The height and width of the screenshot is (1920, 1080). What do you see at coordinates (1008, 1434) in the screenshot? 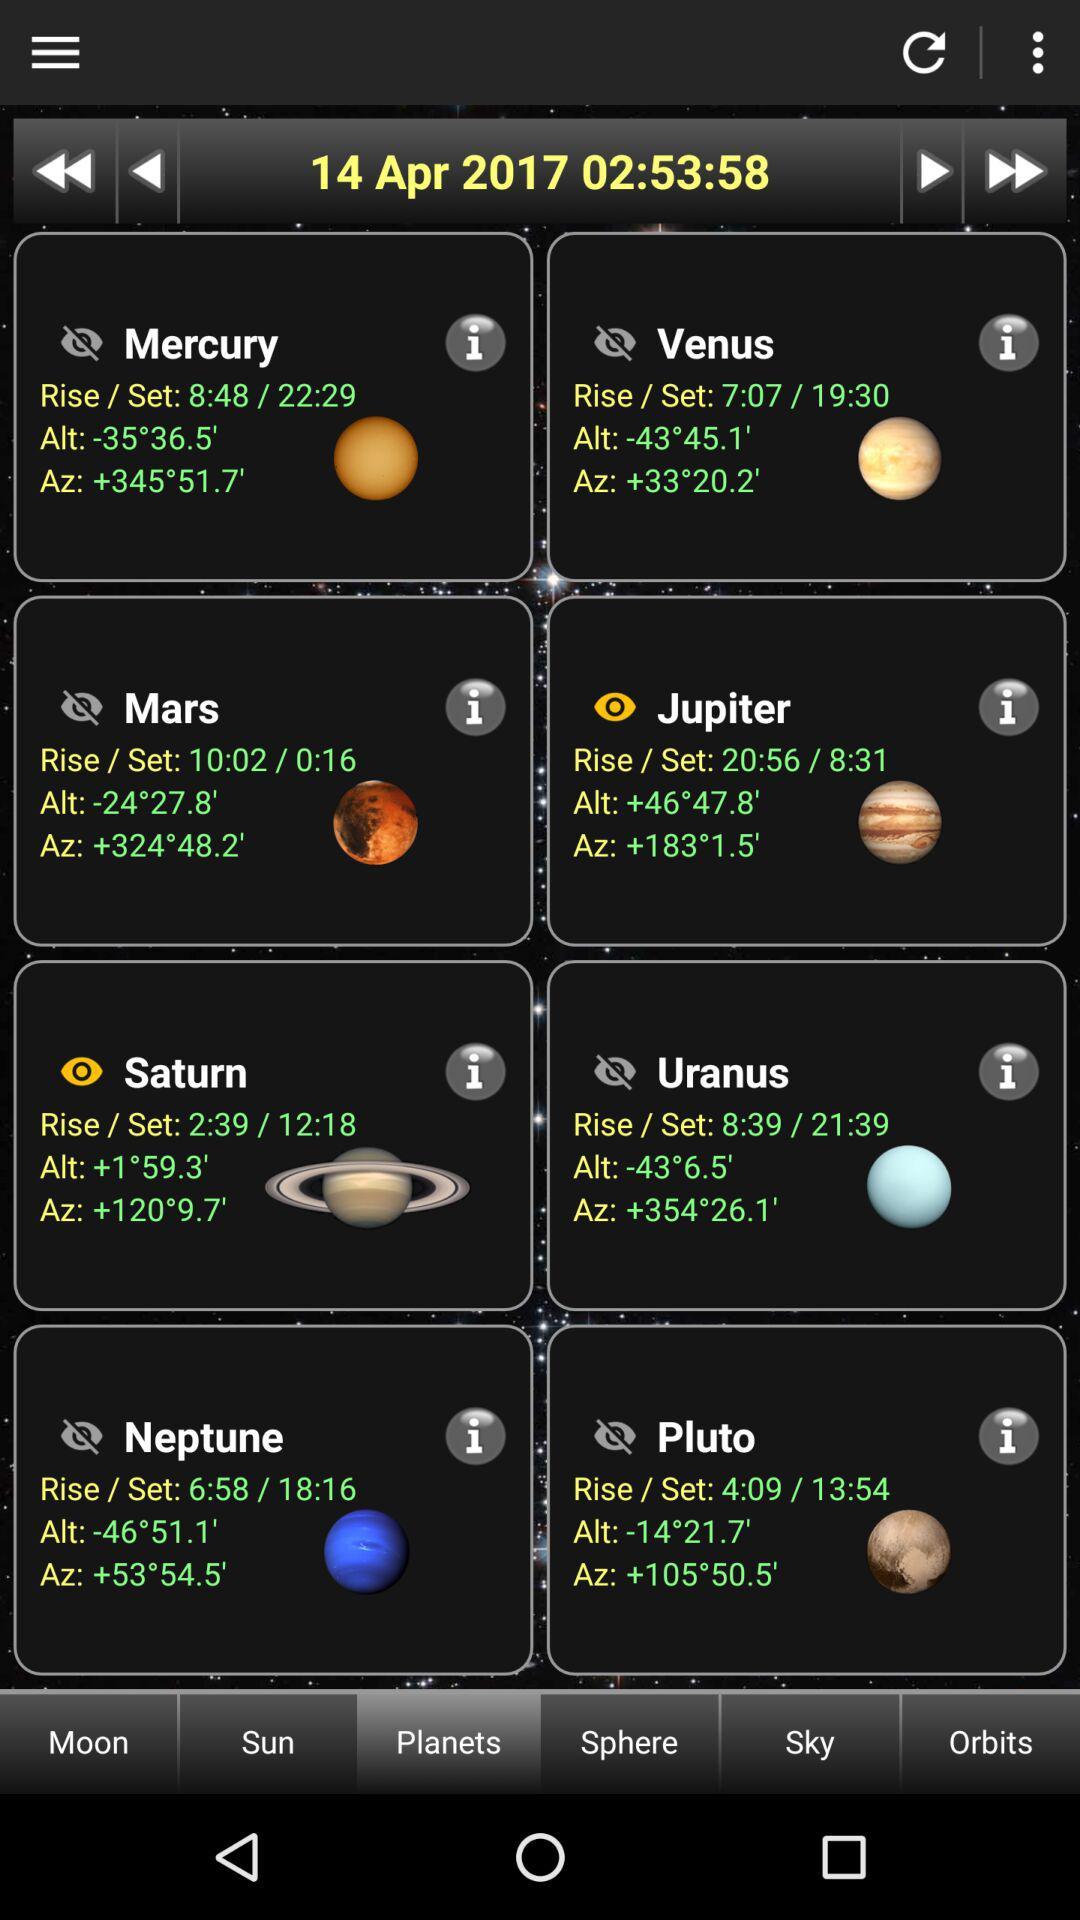
I see `the info icon` at bounding box center [1008, 1434].